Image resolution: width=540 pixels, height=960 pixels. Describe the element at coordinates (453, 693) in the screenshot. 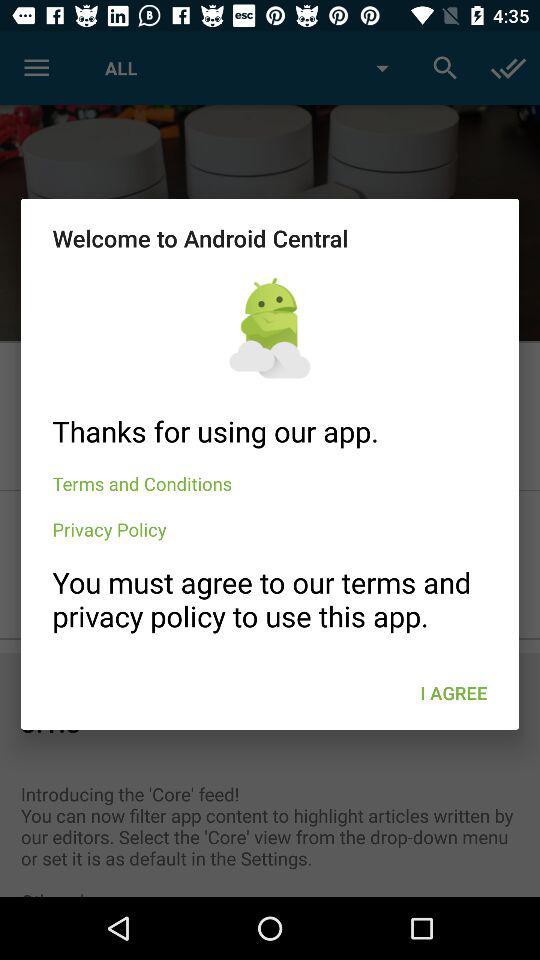

I see `the i agree icon` at that location.